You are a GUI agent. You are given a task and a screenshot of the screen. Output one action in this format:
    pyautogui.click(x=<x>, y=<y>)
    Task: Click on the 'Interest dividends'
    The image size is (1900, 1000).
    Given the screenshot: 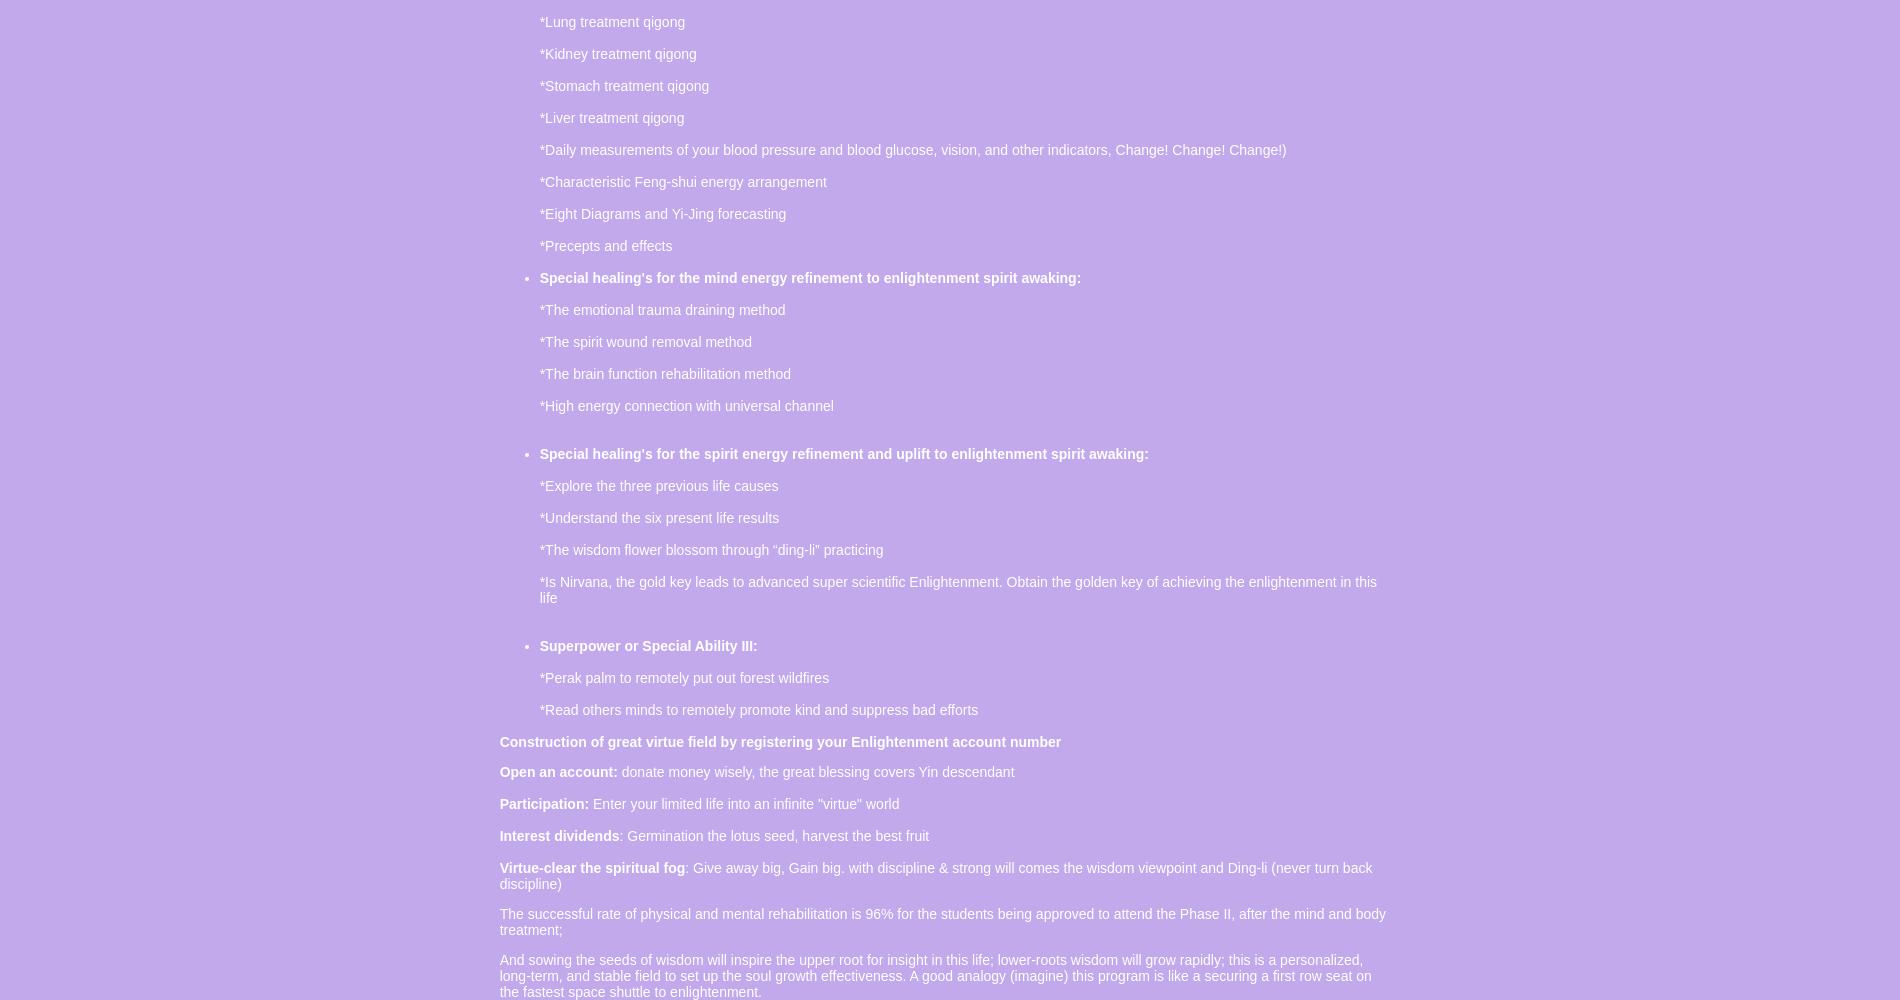 What is the action you would take?
    pyautogui.click(x=558, y=835)
    